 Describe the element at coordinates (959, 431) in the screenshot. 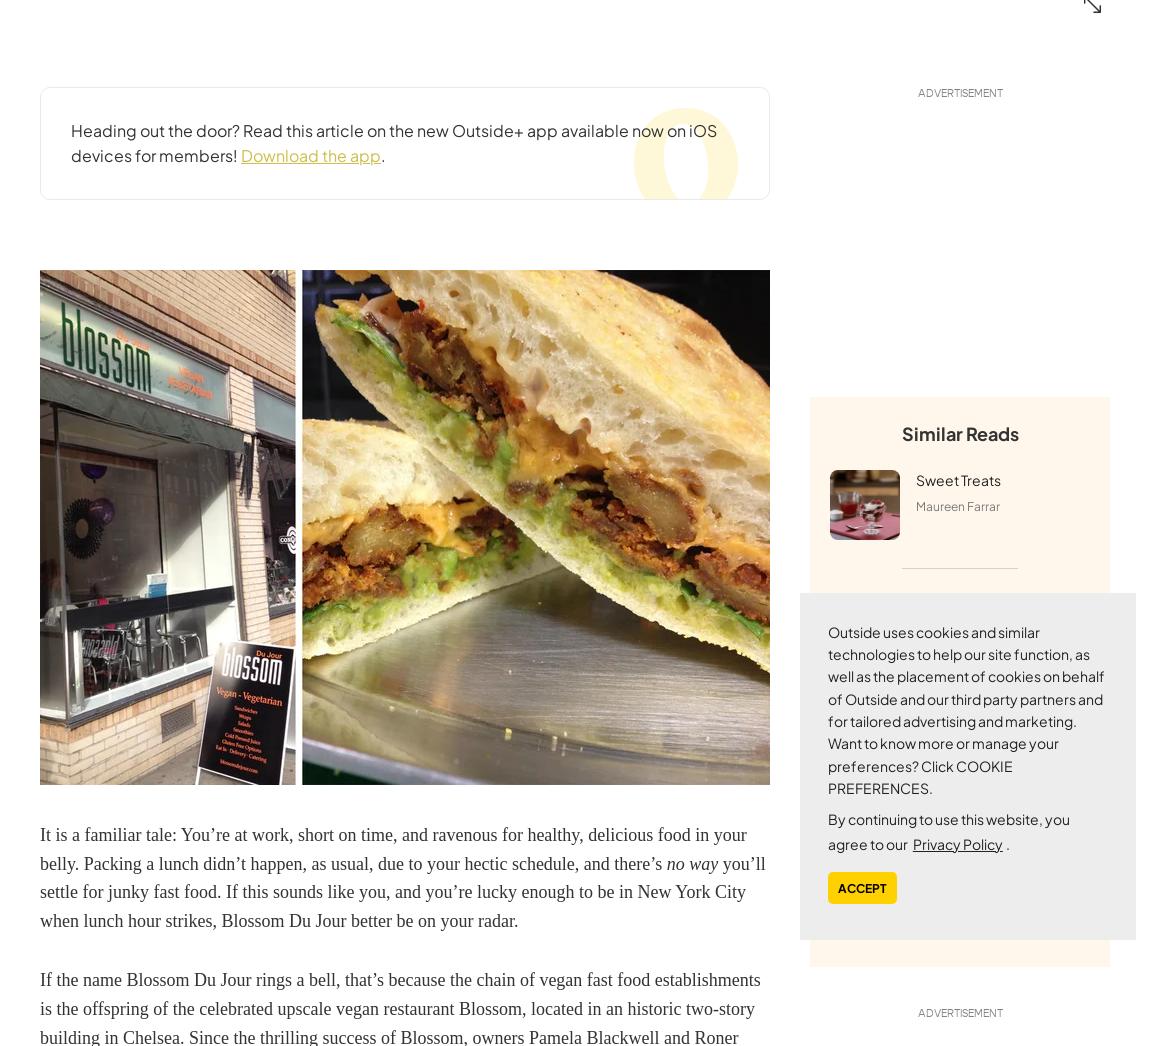

I see `'Similar Reads'` at that location.